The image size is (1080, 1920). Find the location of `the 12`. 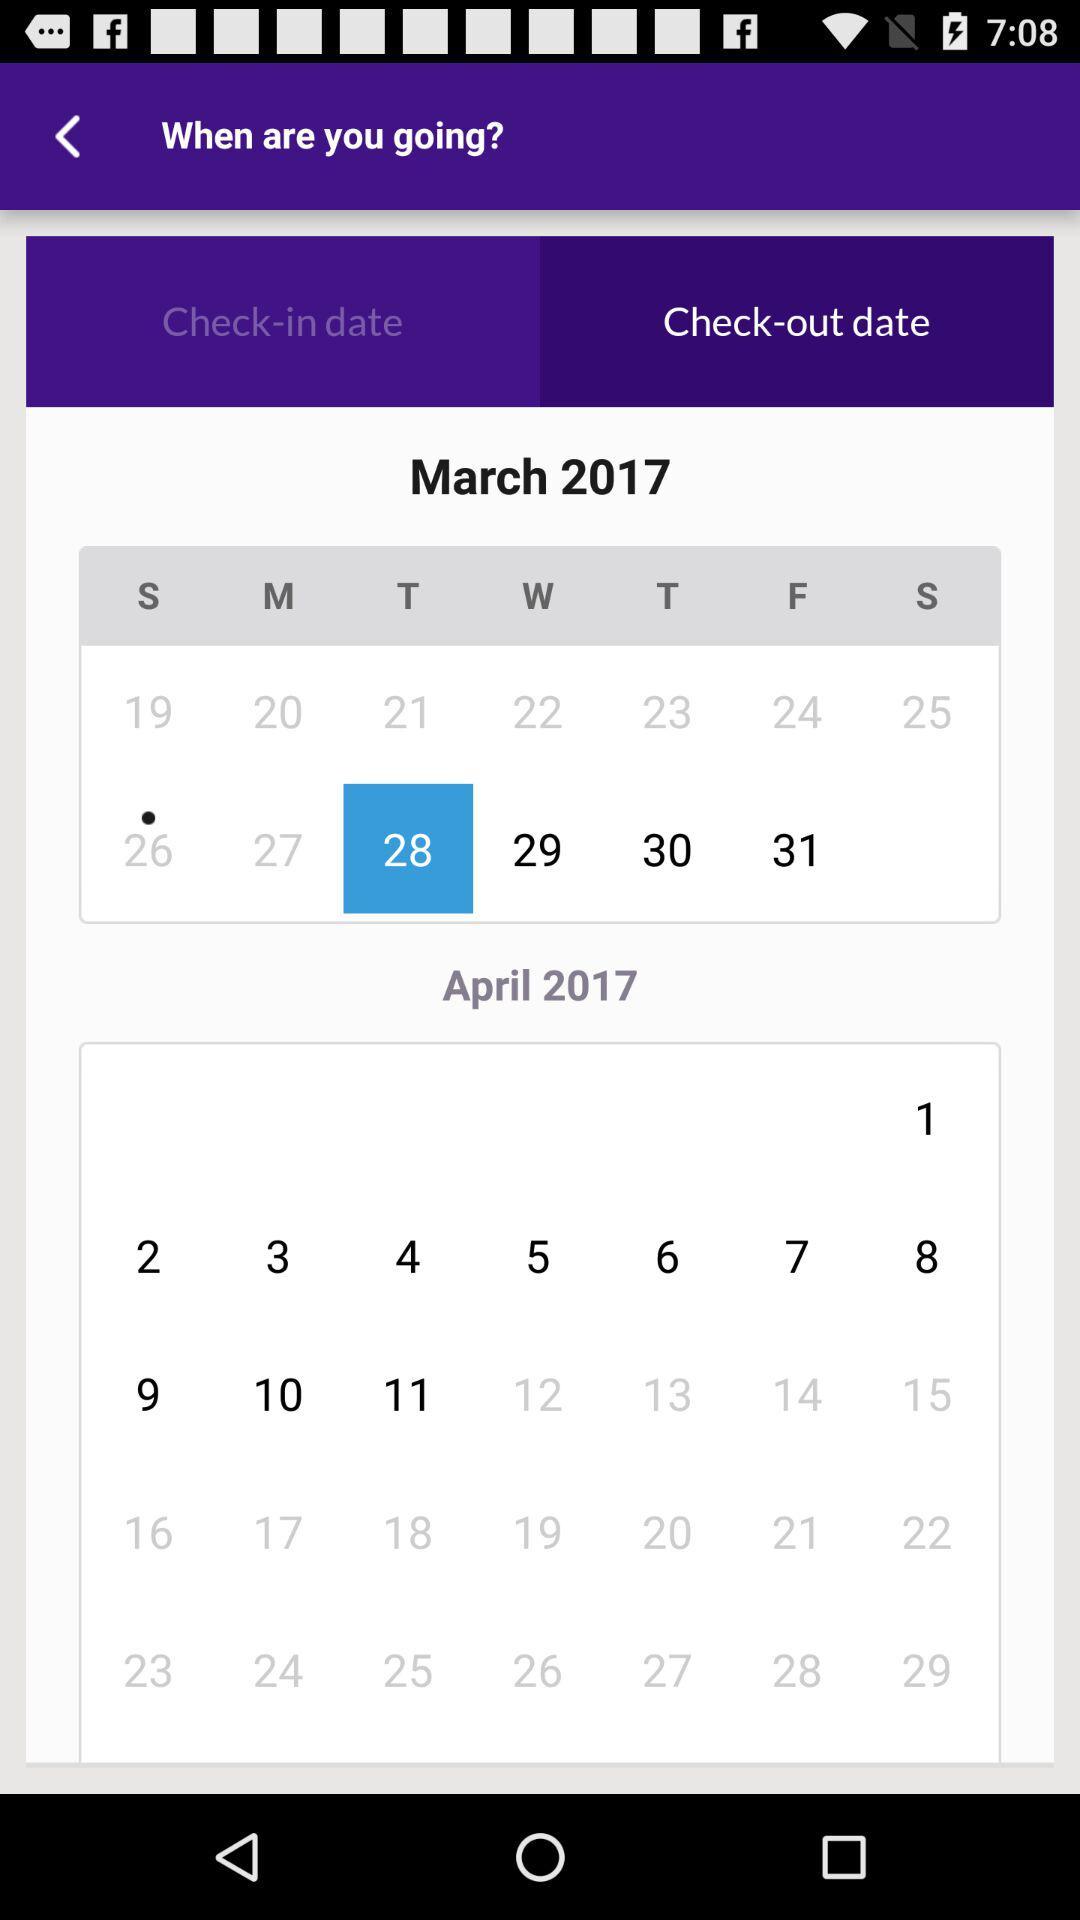

the 12 is located at coordinates (537, 1392).